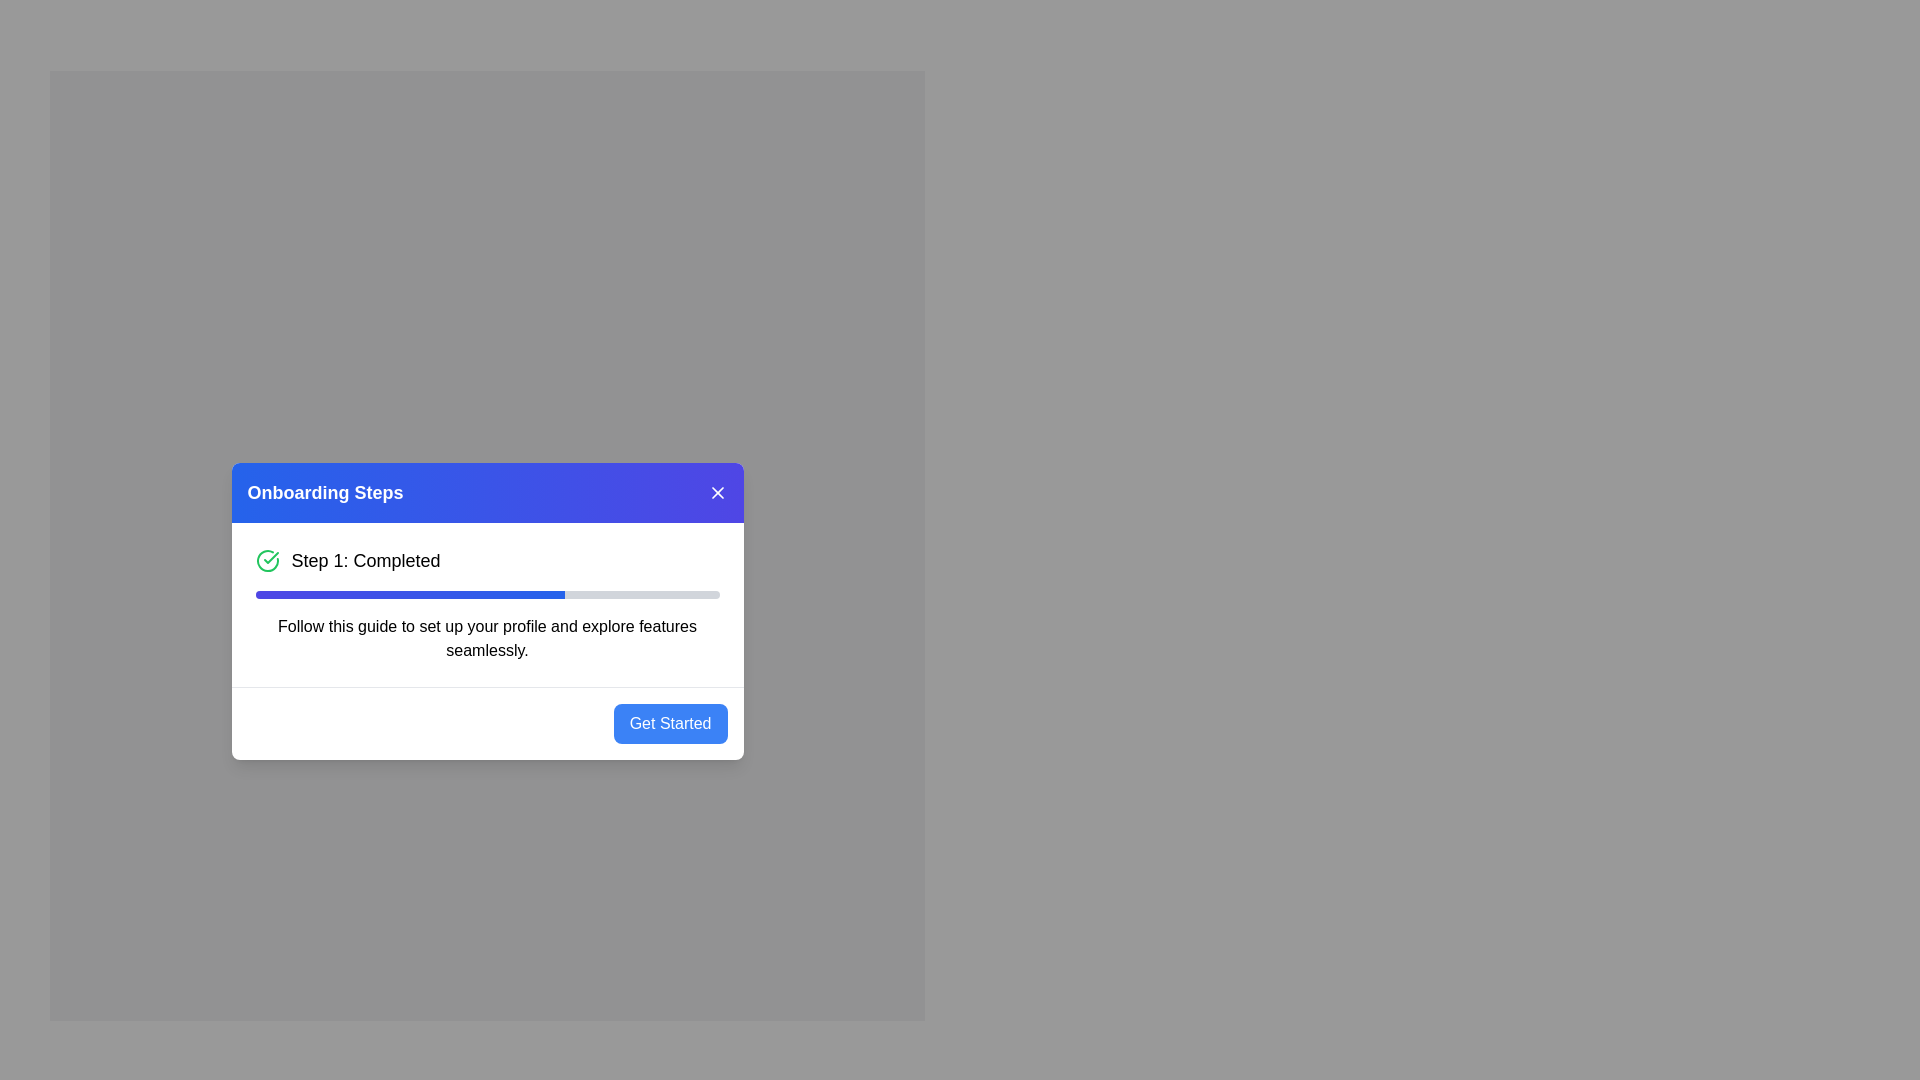 This screenshot has width=1920, height=1080. I want to click on the button located at the bottom-right of the 'Onboarding Steps' modal dialog box to initiate the onboarding process, so click(670, 723).